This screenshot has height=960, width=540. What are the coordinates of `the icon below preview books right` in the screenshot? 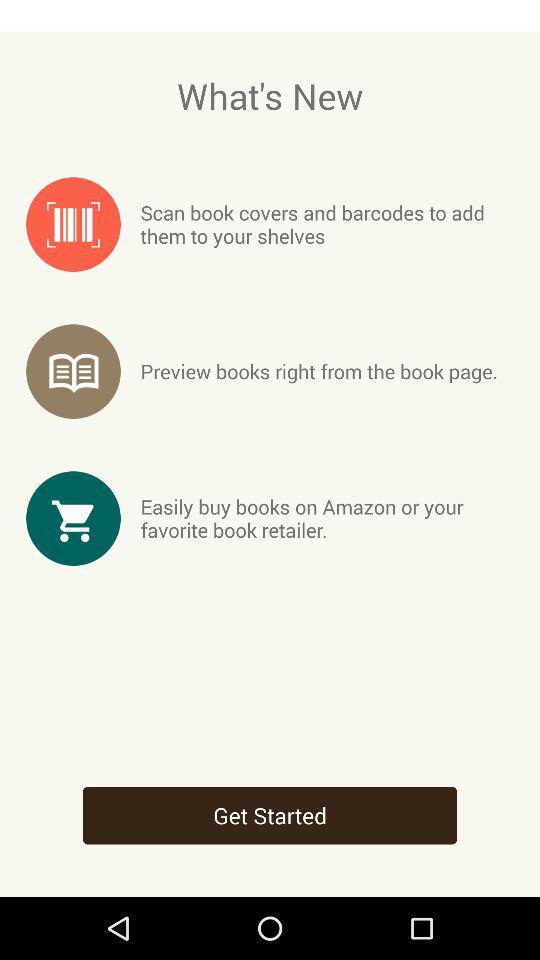 It's located at (327, 517).